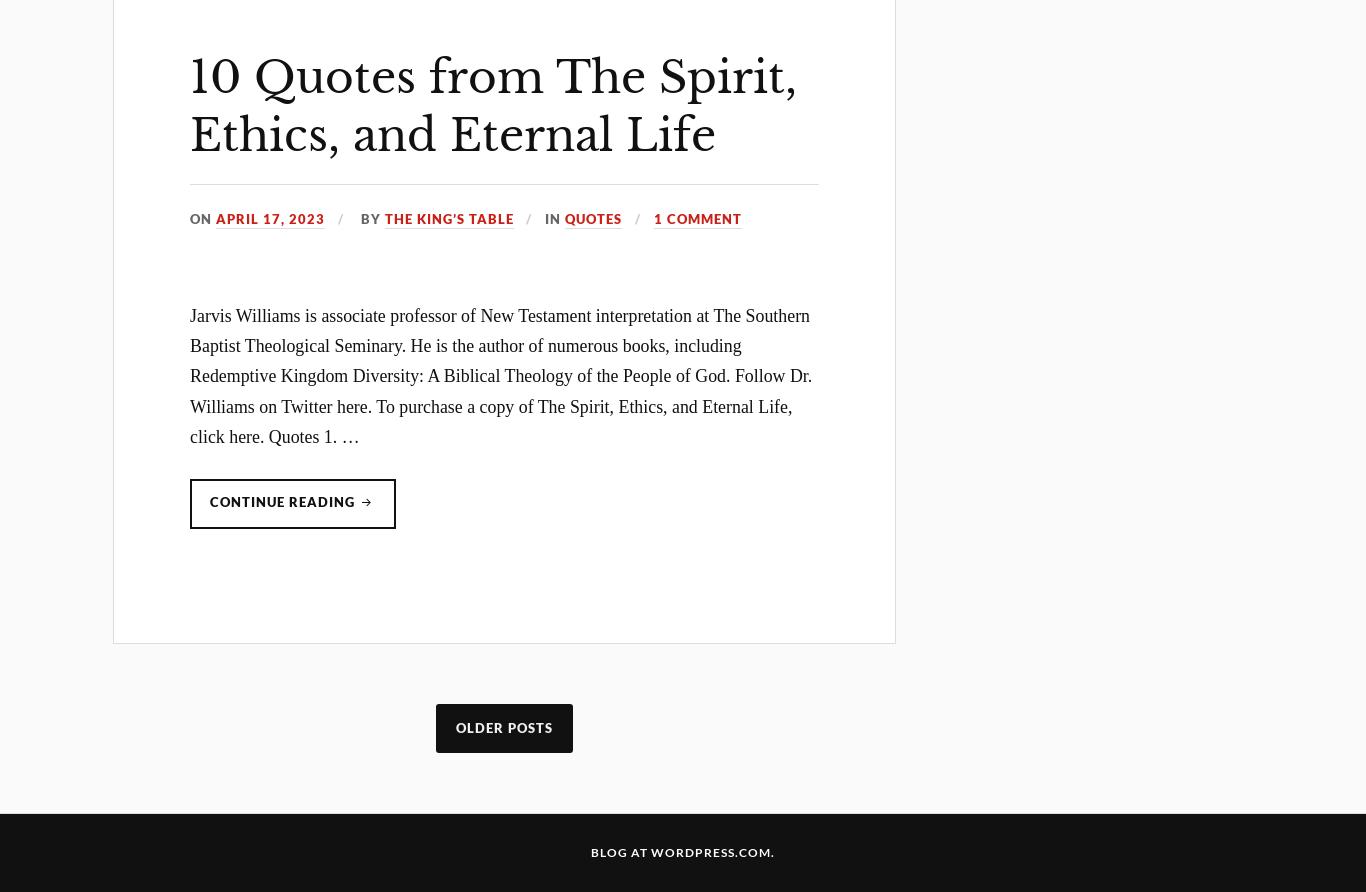 The width and height of the screenshot is (1366, 892). What do you see at coordinates (382, 217) in the screenshot?
I see `'The King’s Table'` at bounding box center [382, 217].